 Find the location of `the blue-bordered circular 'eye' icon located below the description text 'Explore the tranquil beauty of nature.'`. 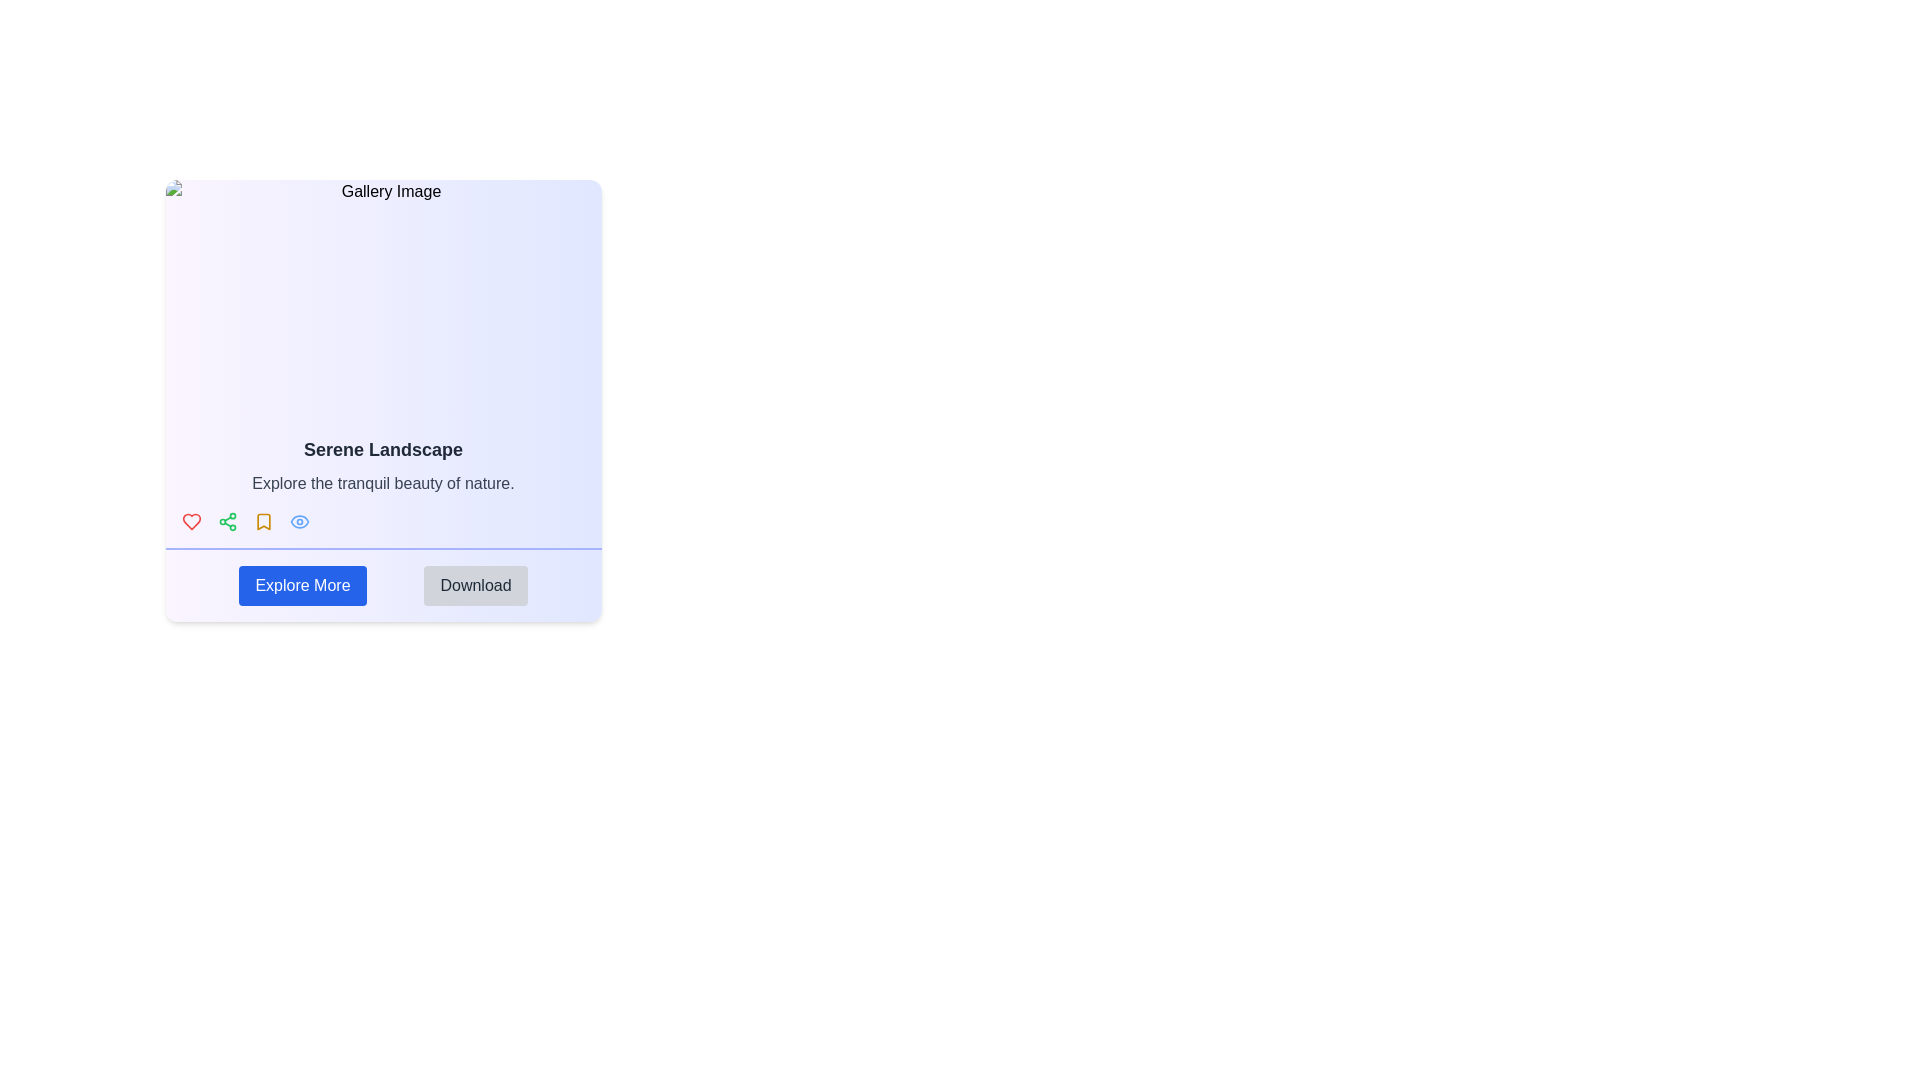

the blue-bordered circular 'eye' icon located below the description text 'Explore the tranquil beauty of nature.' is located at coordinates (298, 520).